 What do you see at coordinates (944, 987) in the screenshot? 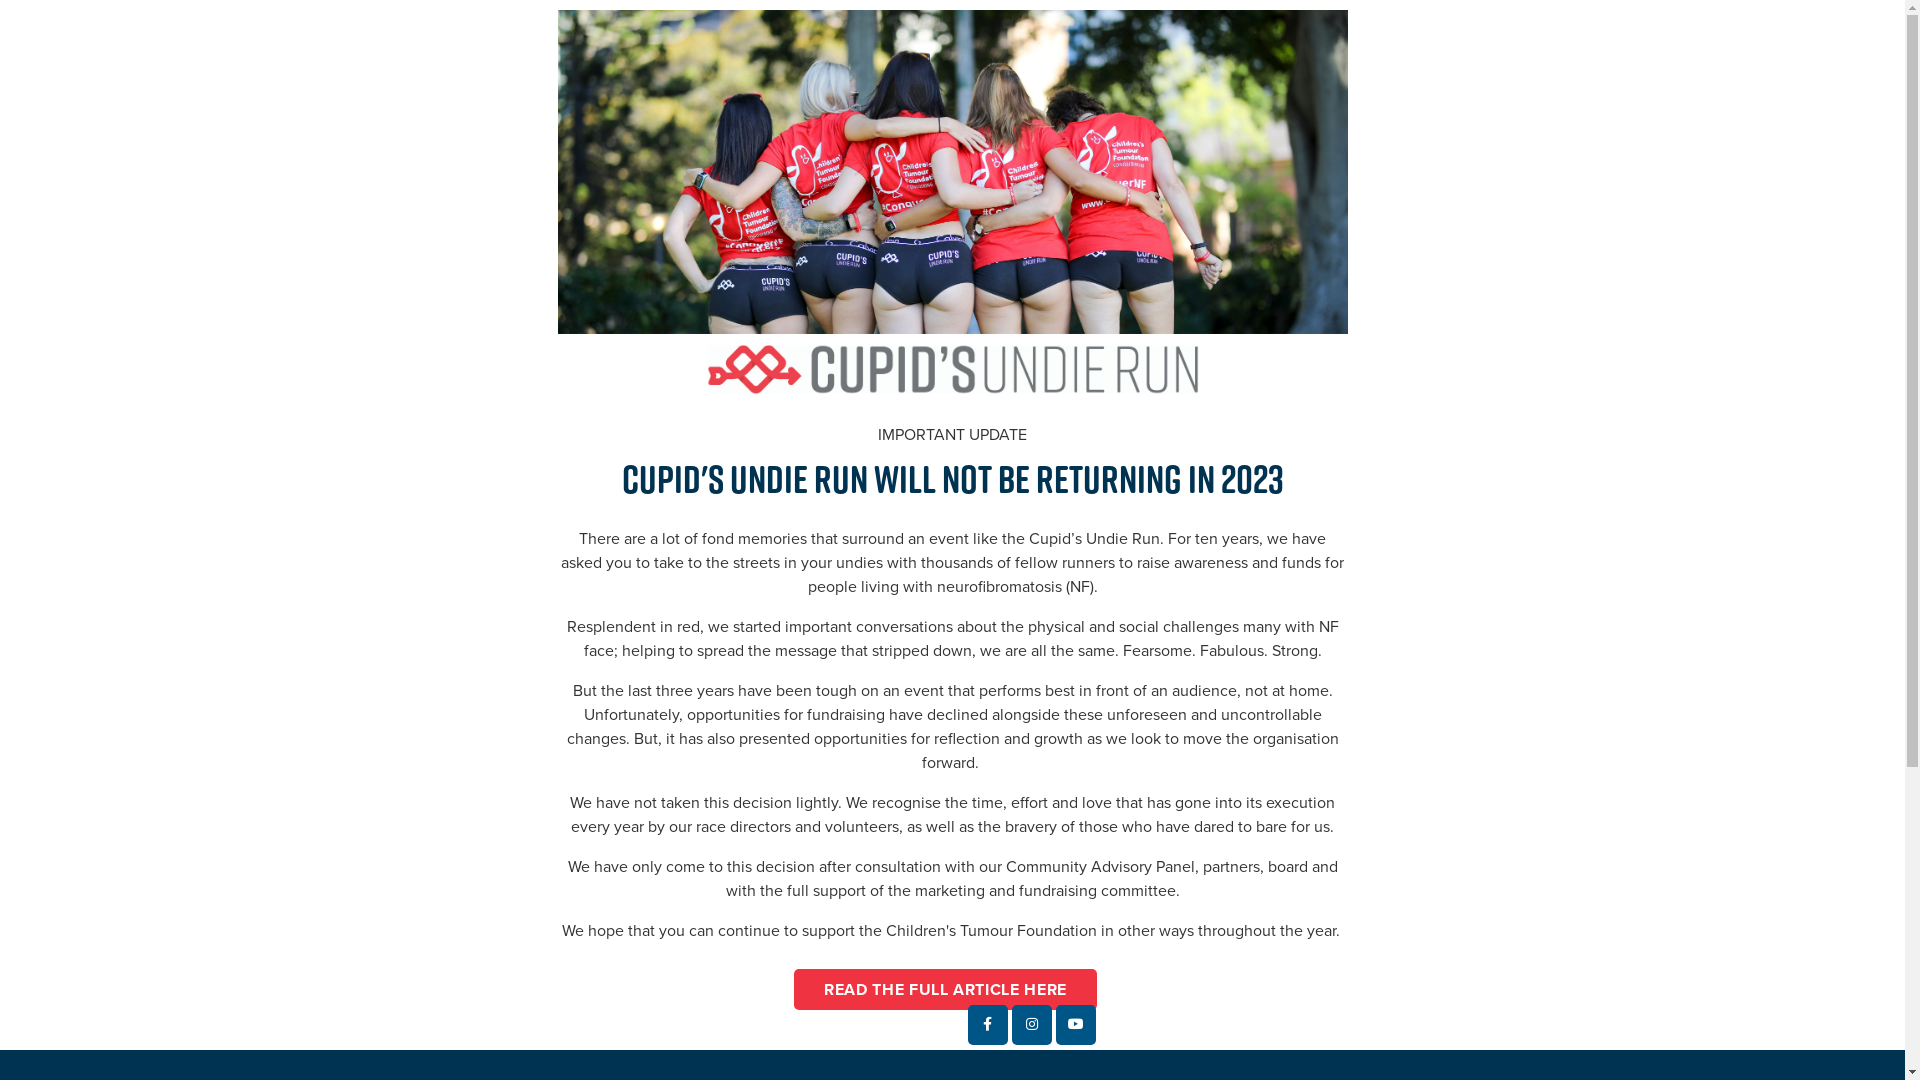
I see `'READ THE FULL ARTICLE HERE'` at bounding box center [944, 987].